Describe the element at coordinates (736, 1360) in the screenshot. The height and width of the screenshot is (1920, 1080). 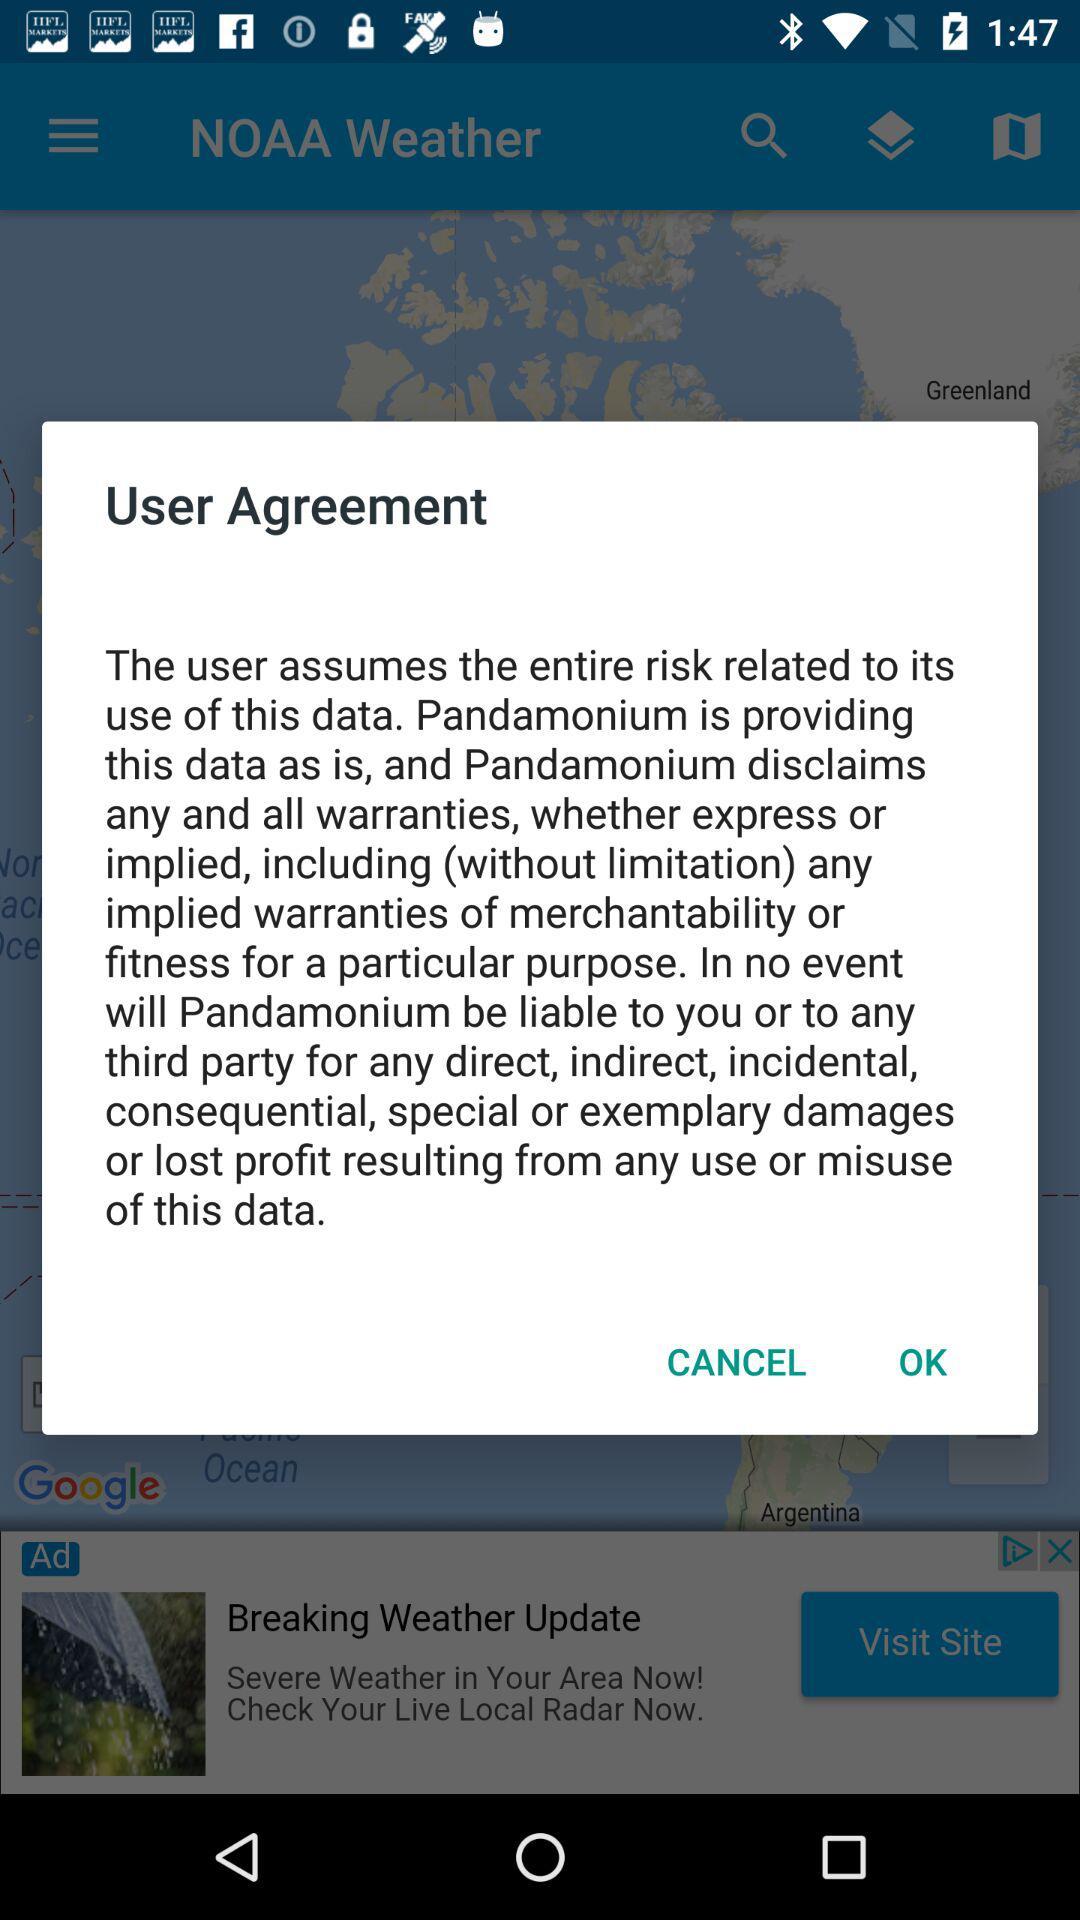
I see `icon to the left of ok` at that location.